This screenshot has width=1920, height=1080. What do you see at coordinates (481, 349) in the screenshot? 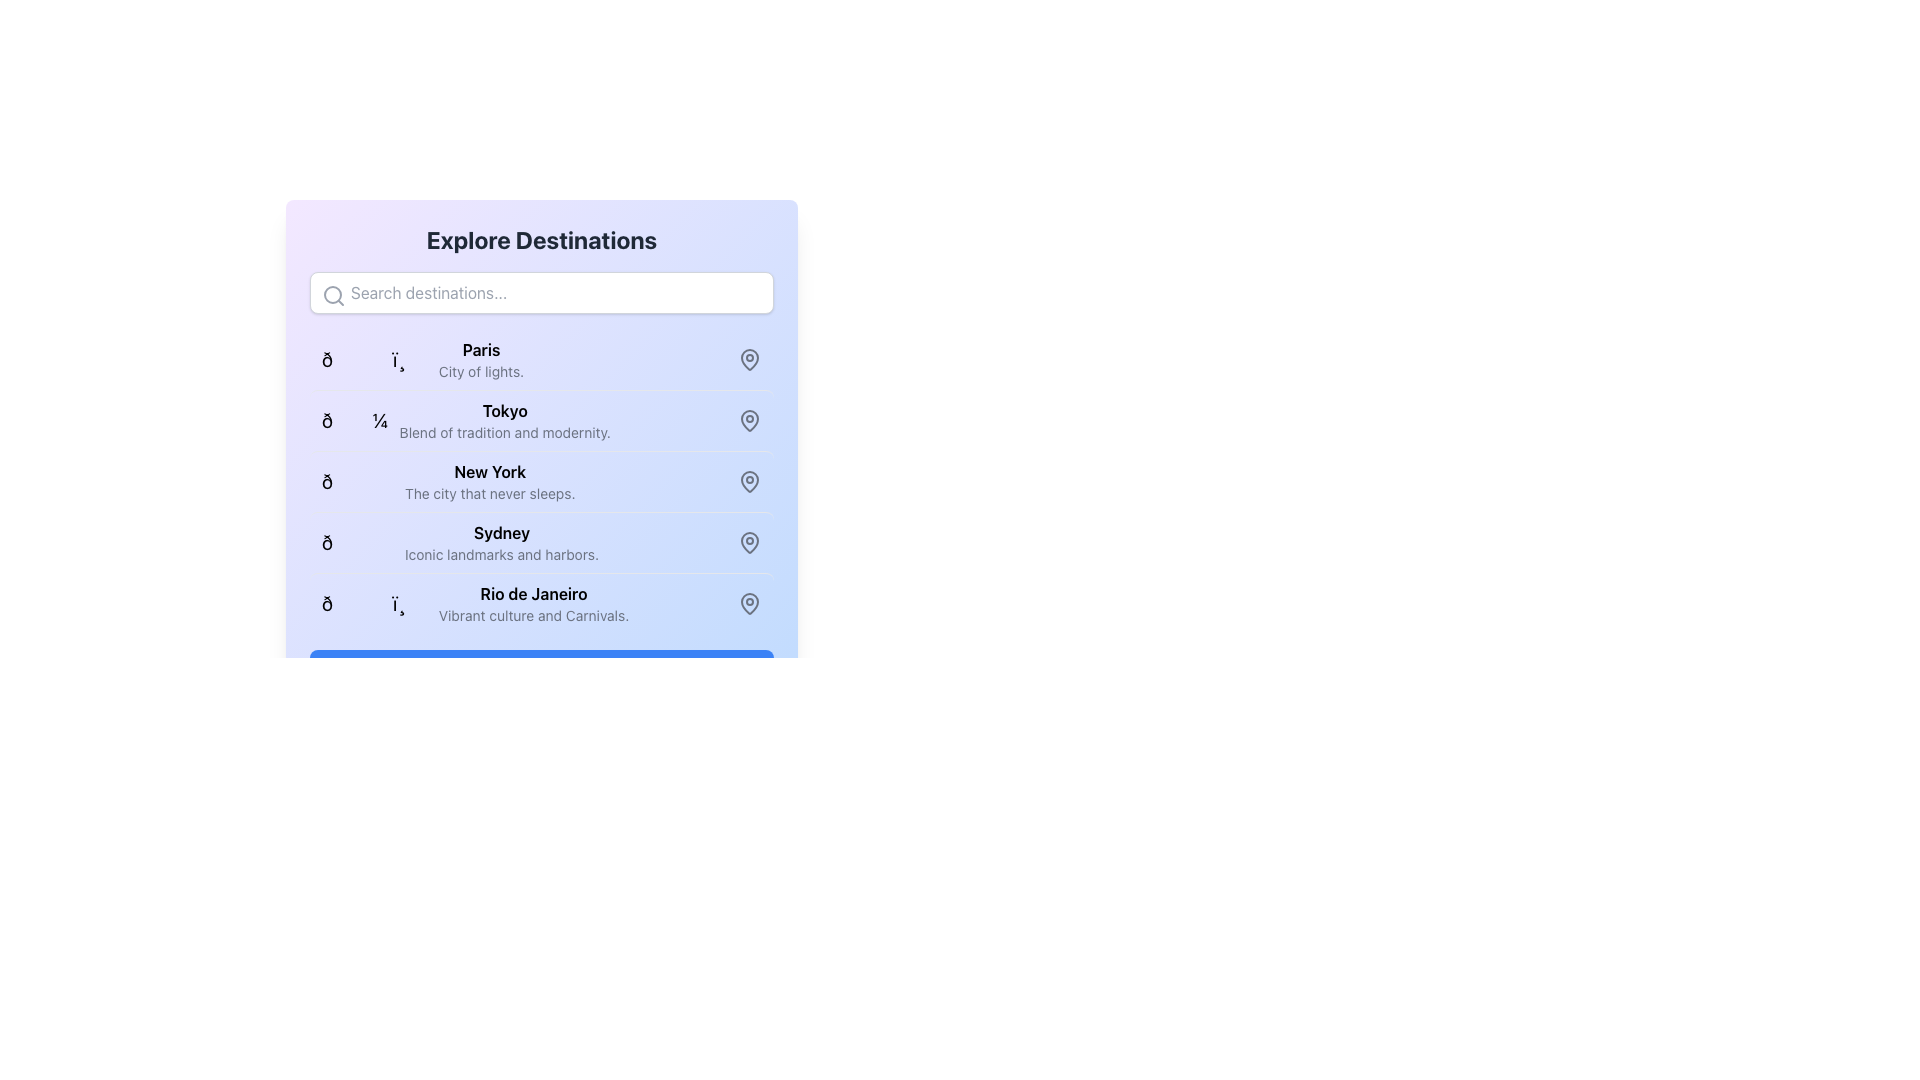
I see `the bold text label 'Paris' which is part of a list of city destinations, located near the top section beneath the search bar labeled 'Explore Destinations'` at bounding box center [481, 349].